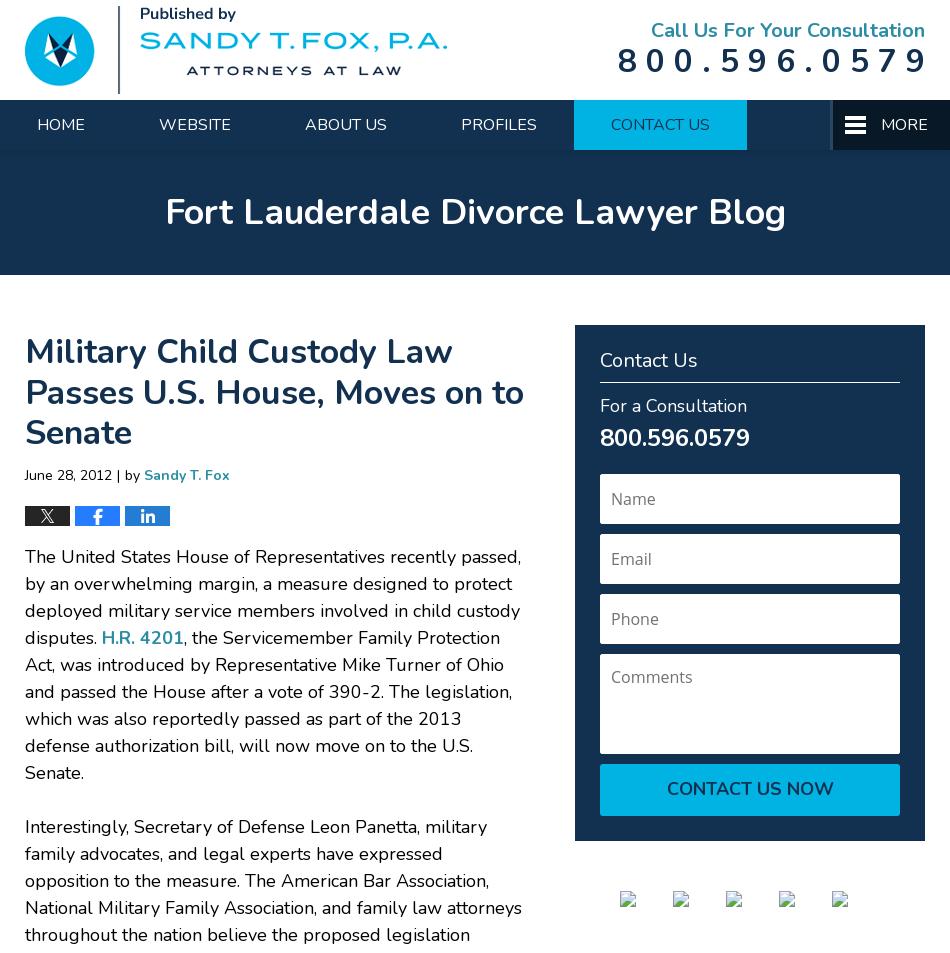 The width and height of the screenshot is (950, 953). What do you see at coordinates (68, 473) in the screenshot?
I see `'June 28, 2012'` at bounding box center [68, 473].